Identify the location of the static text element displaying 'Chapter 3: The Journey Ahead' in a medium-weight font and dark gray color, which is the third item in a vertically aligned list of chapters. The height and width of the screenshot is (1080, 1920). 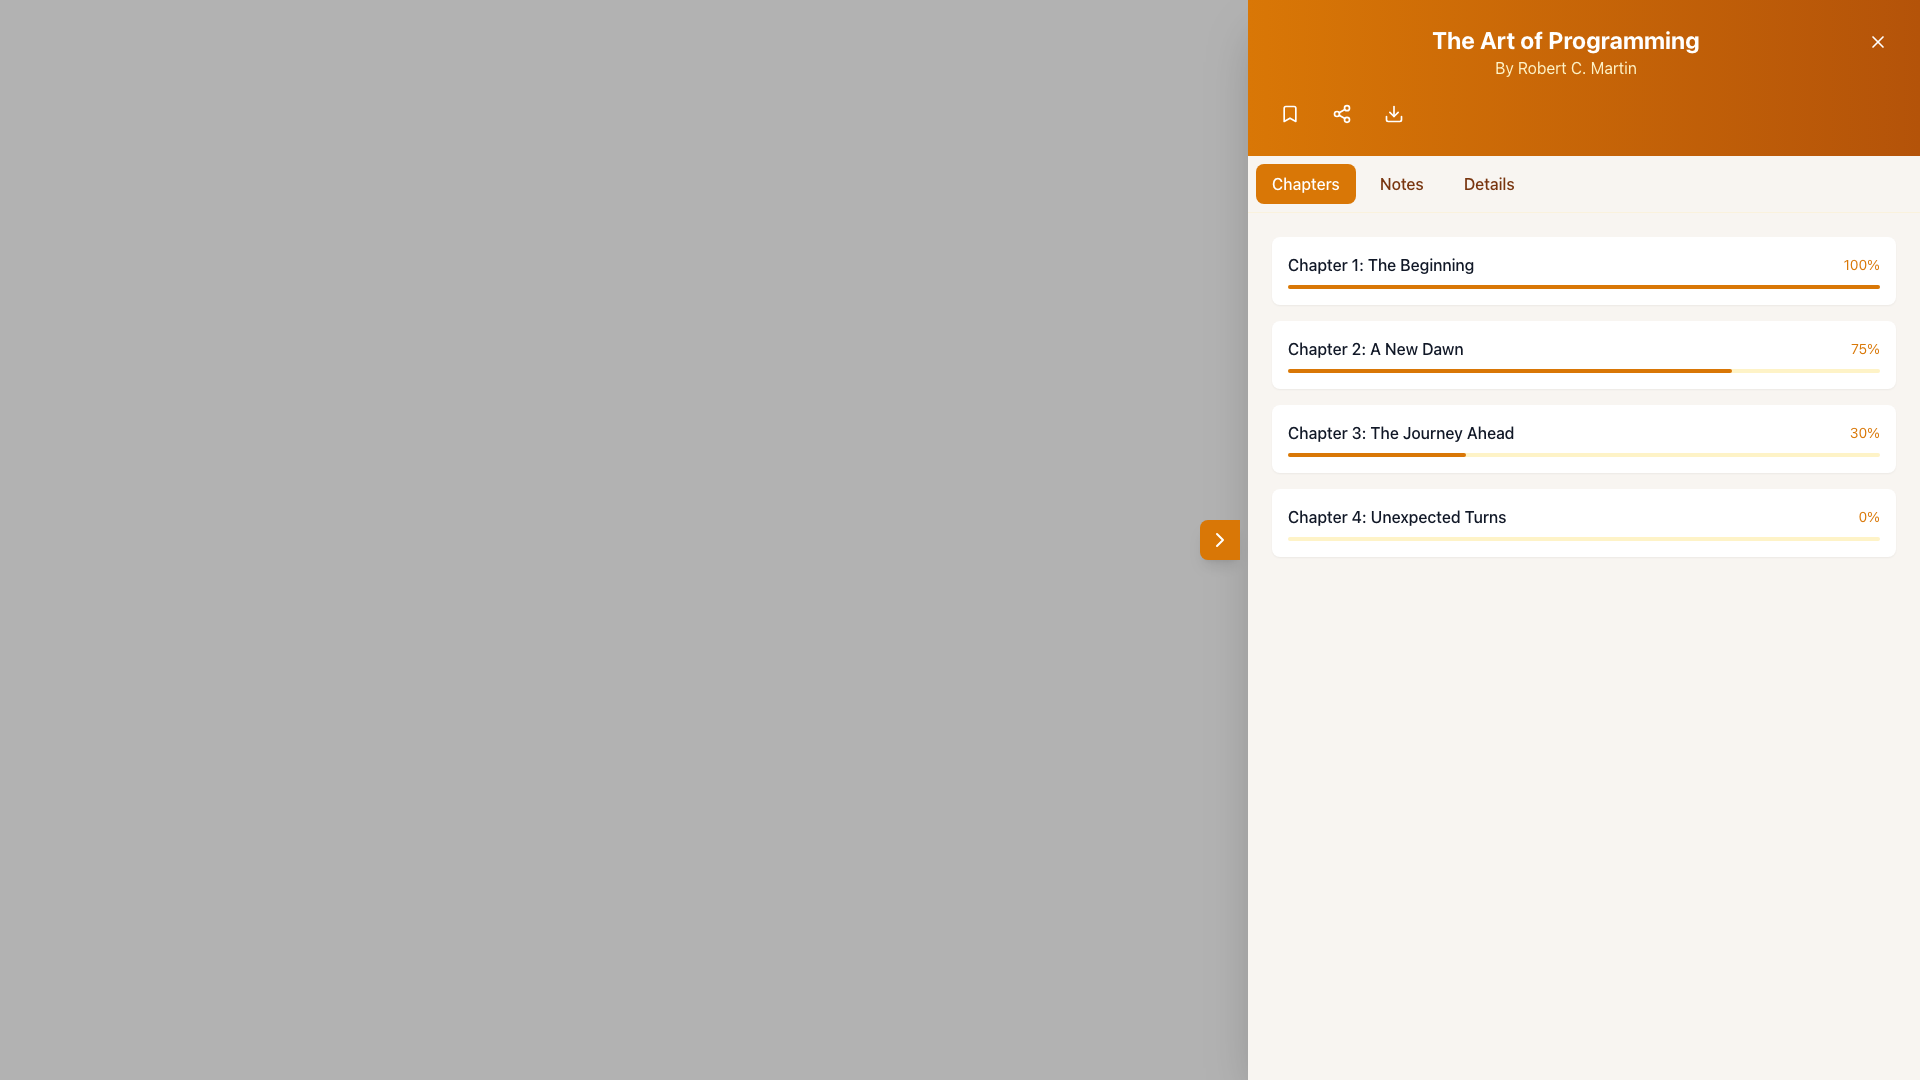
(1400, 431).